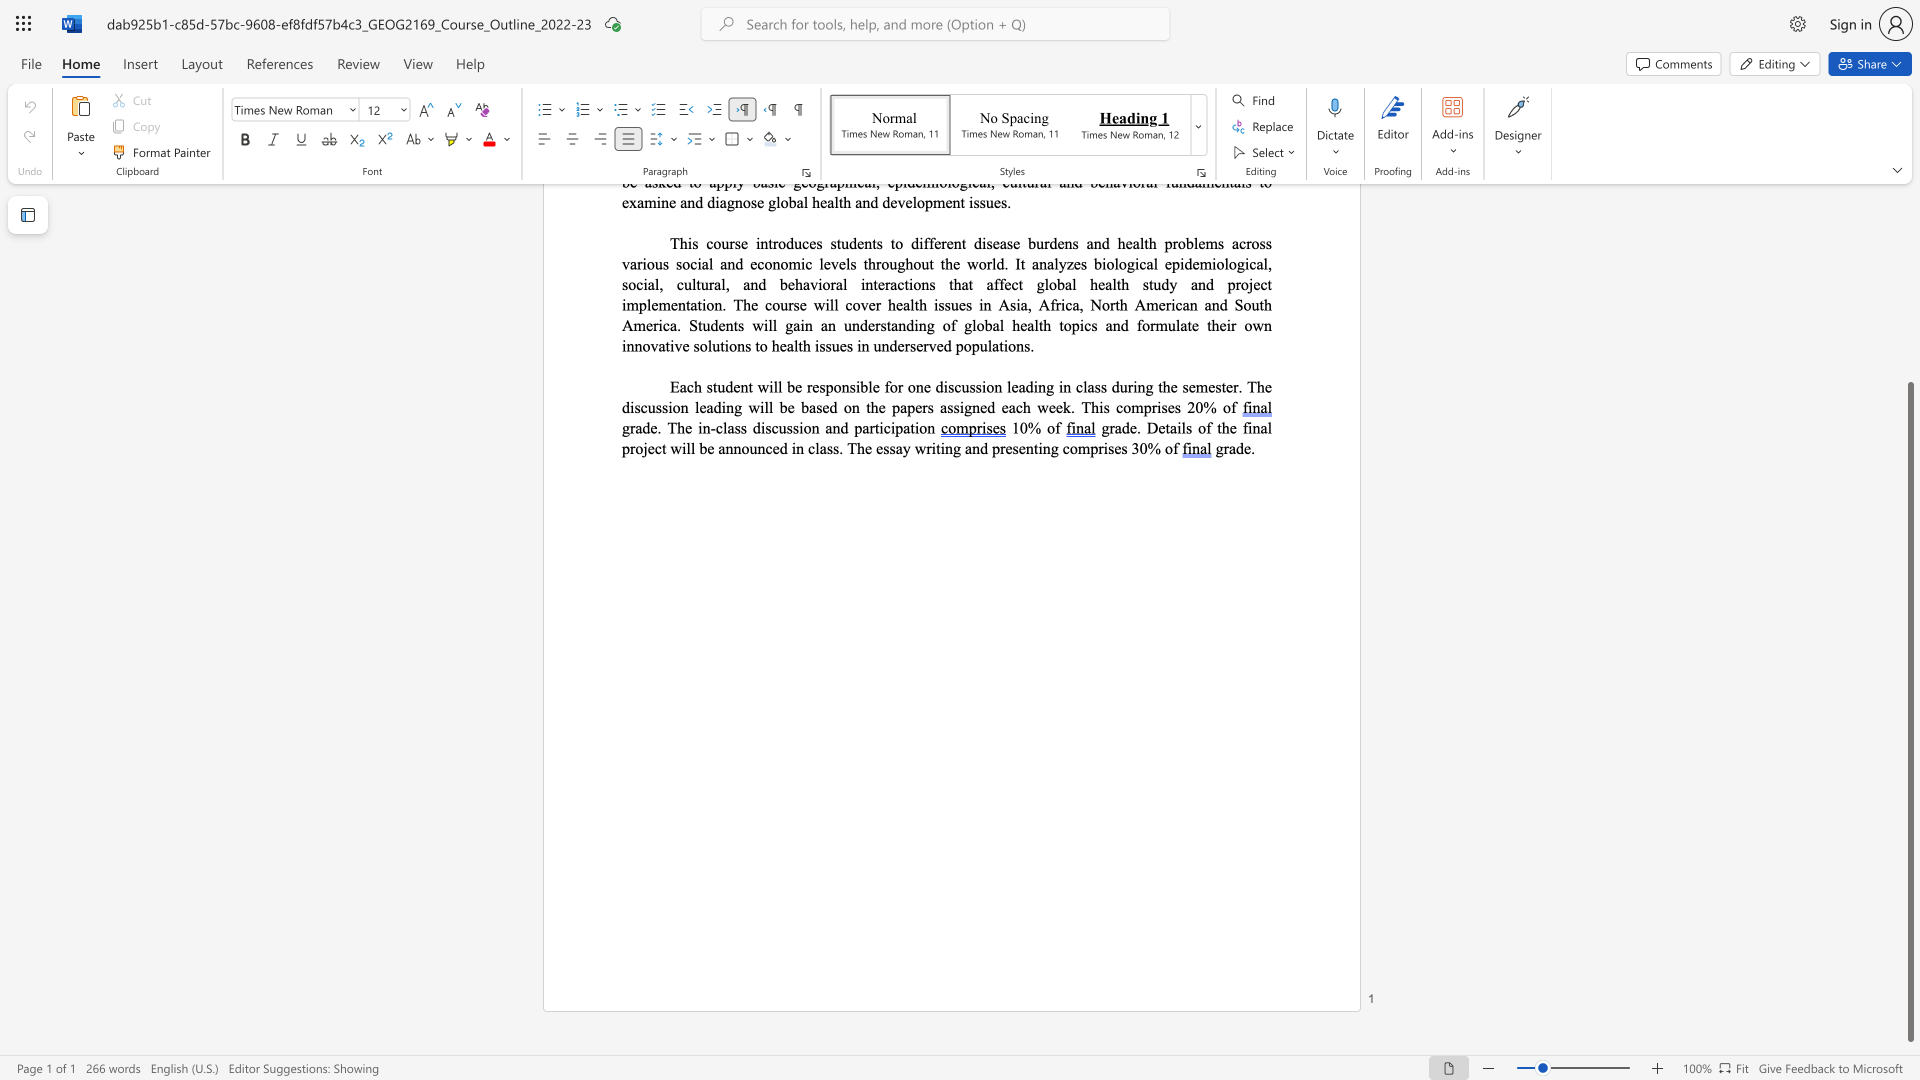 The image size is (1920, 1080). What do you see at coordinates (1909, 711) in the screenshot?
I see `the scrollbar and move up 140 pixels` at bounding box center [1909, 711].